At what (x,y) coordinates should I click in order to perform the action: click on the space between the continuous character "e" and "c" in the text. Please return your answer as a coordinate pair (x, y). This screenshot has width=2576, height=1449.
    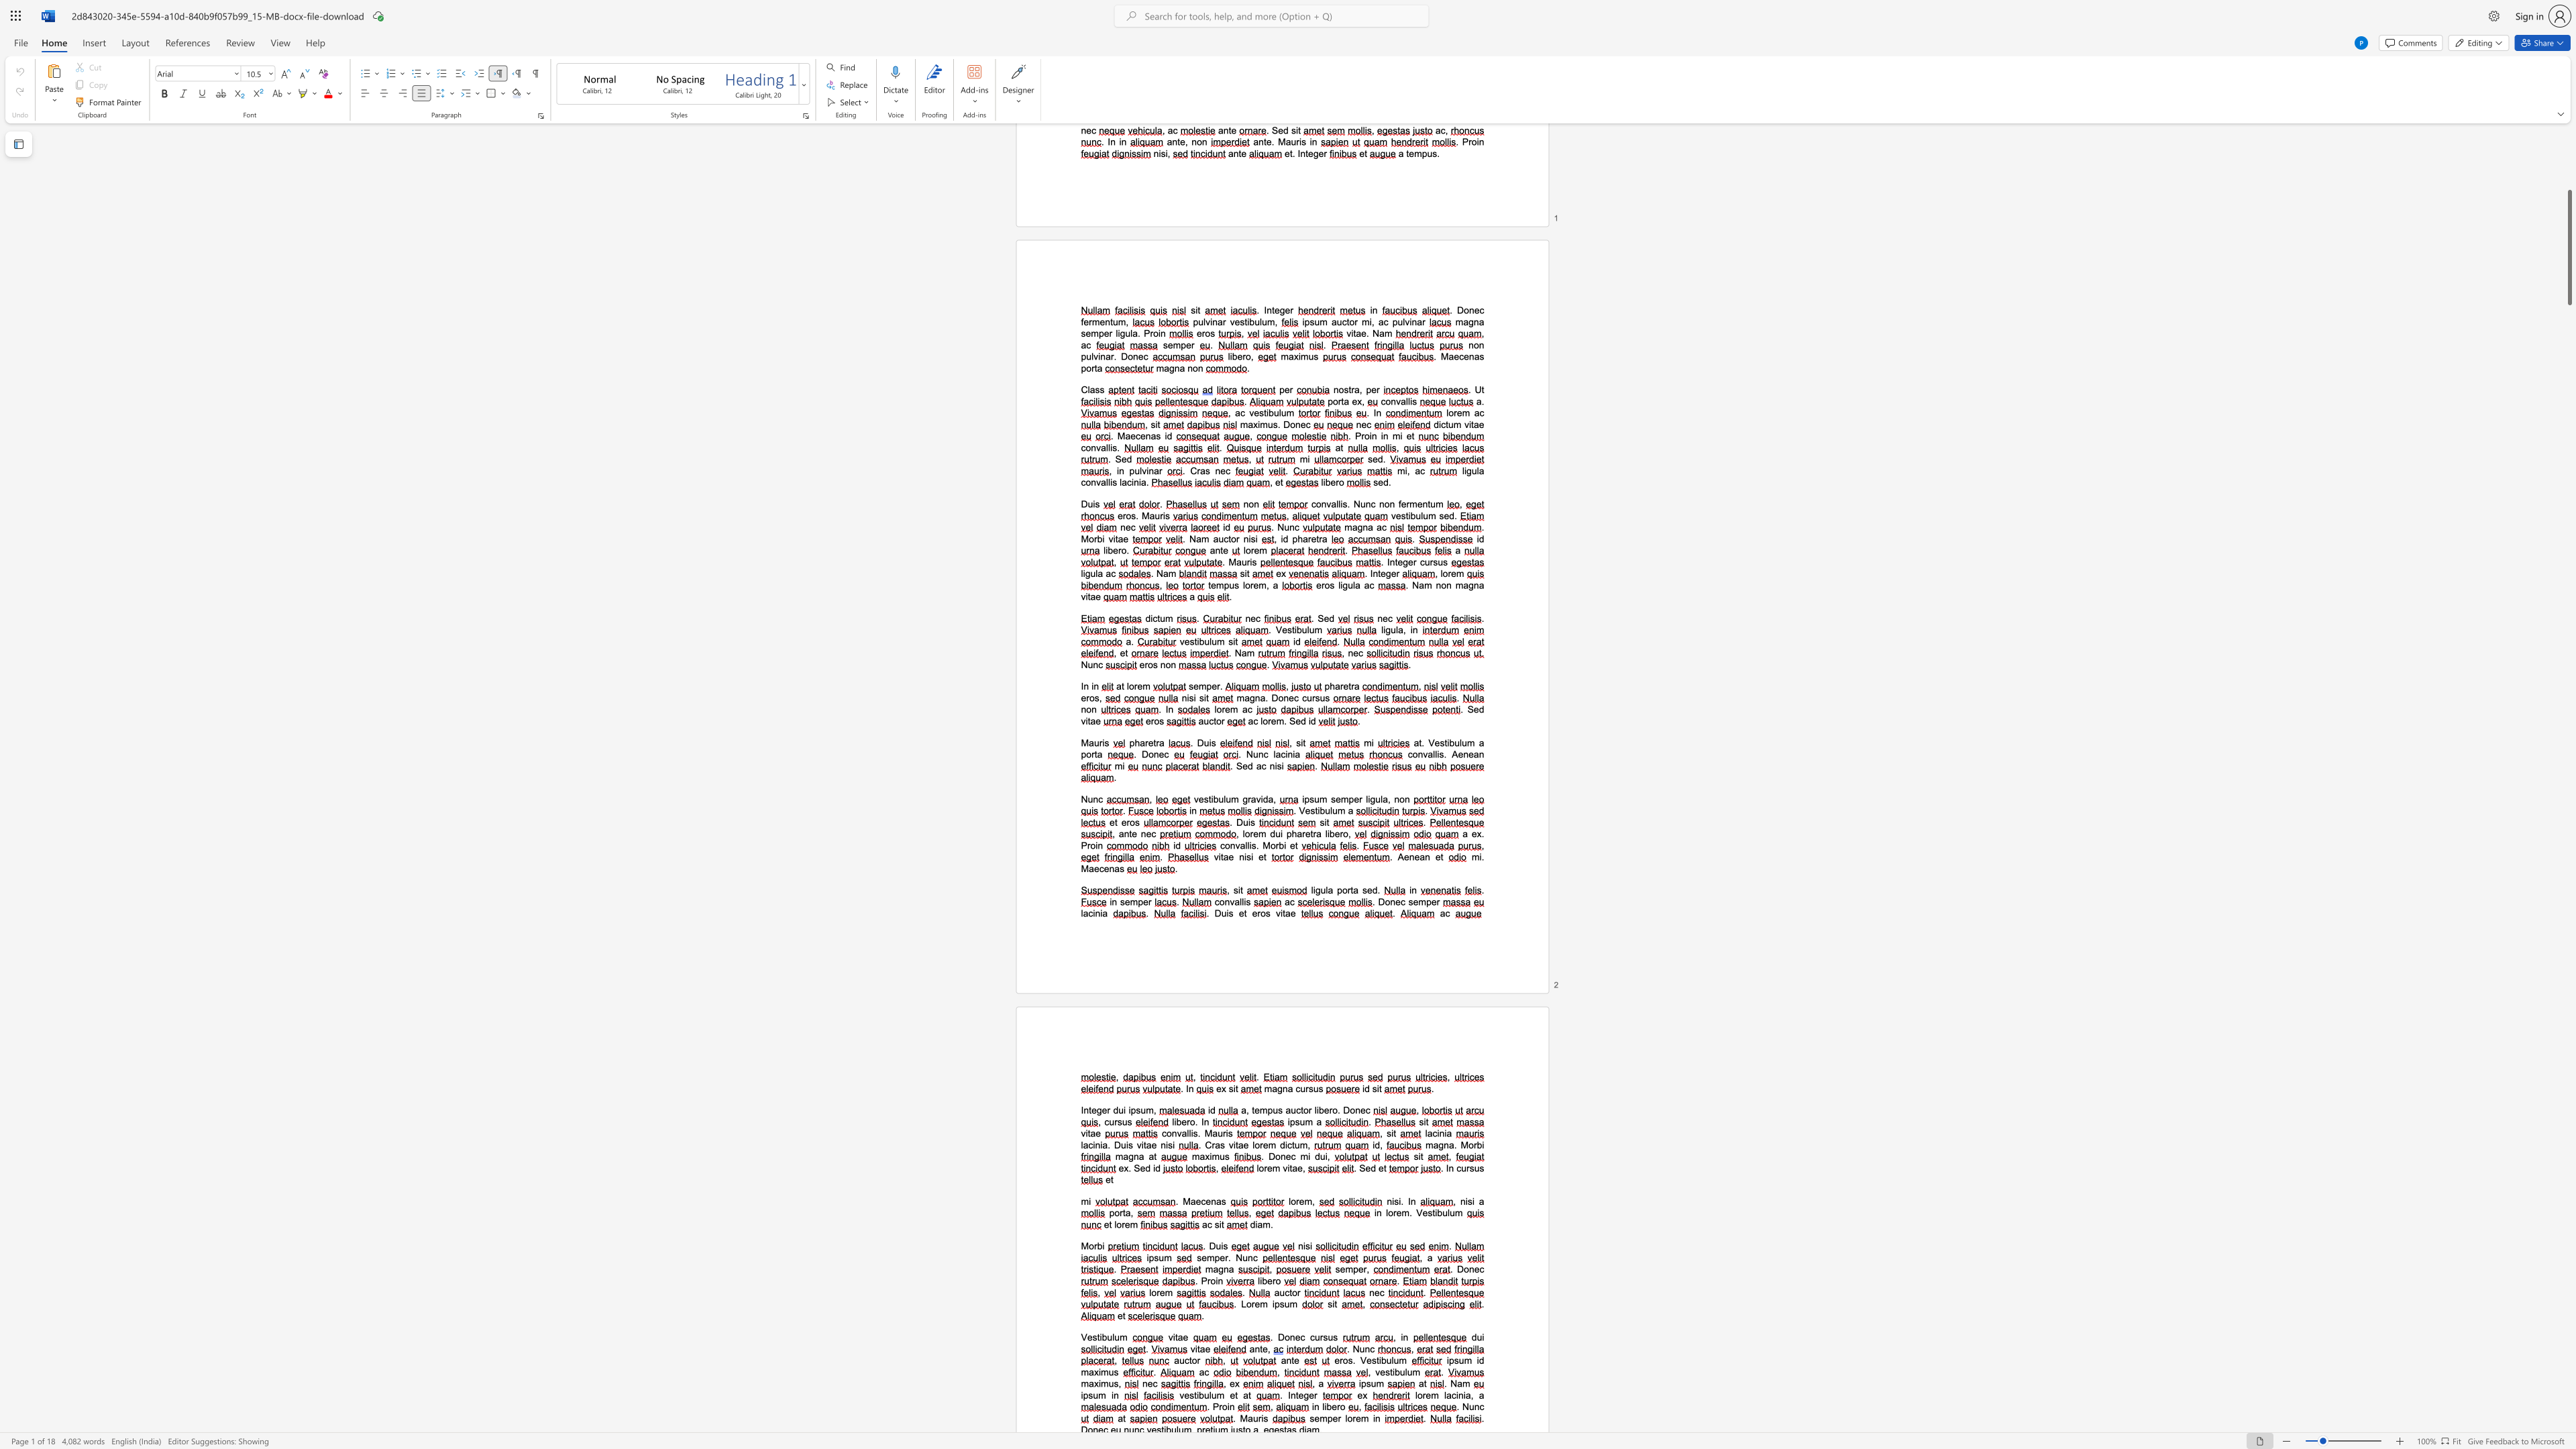
    Looking at the image, I should click on (1300, 1336).